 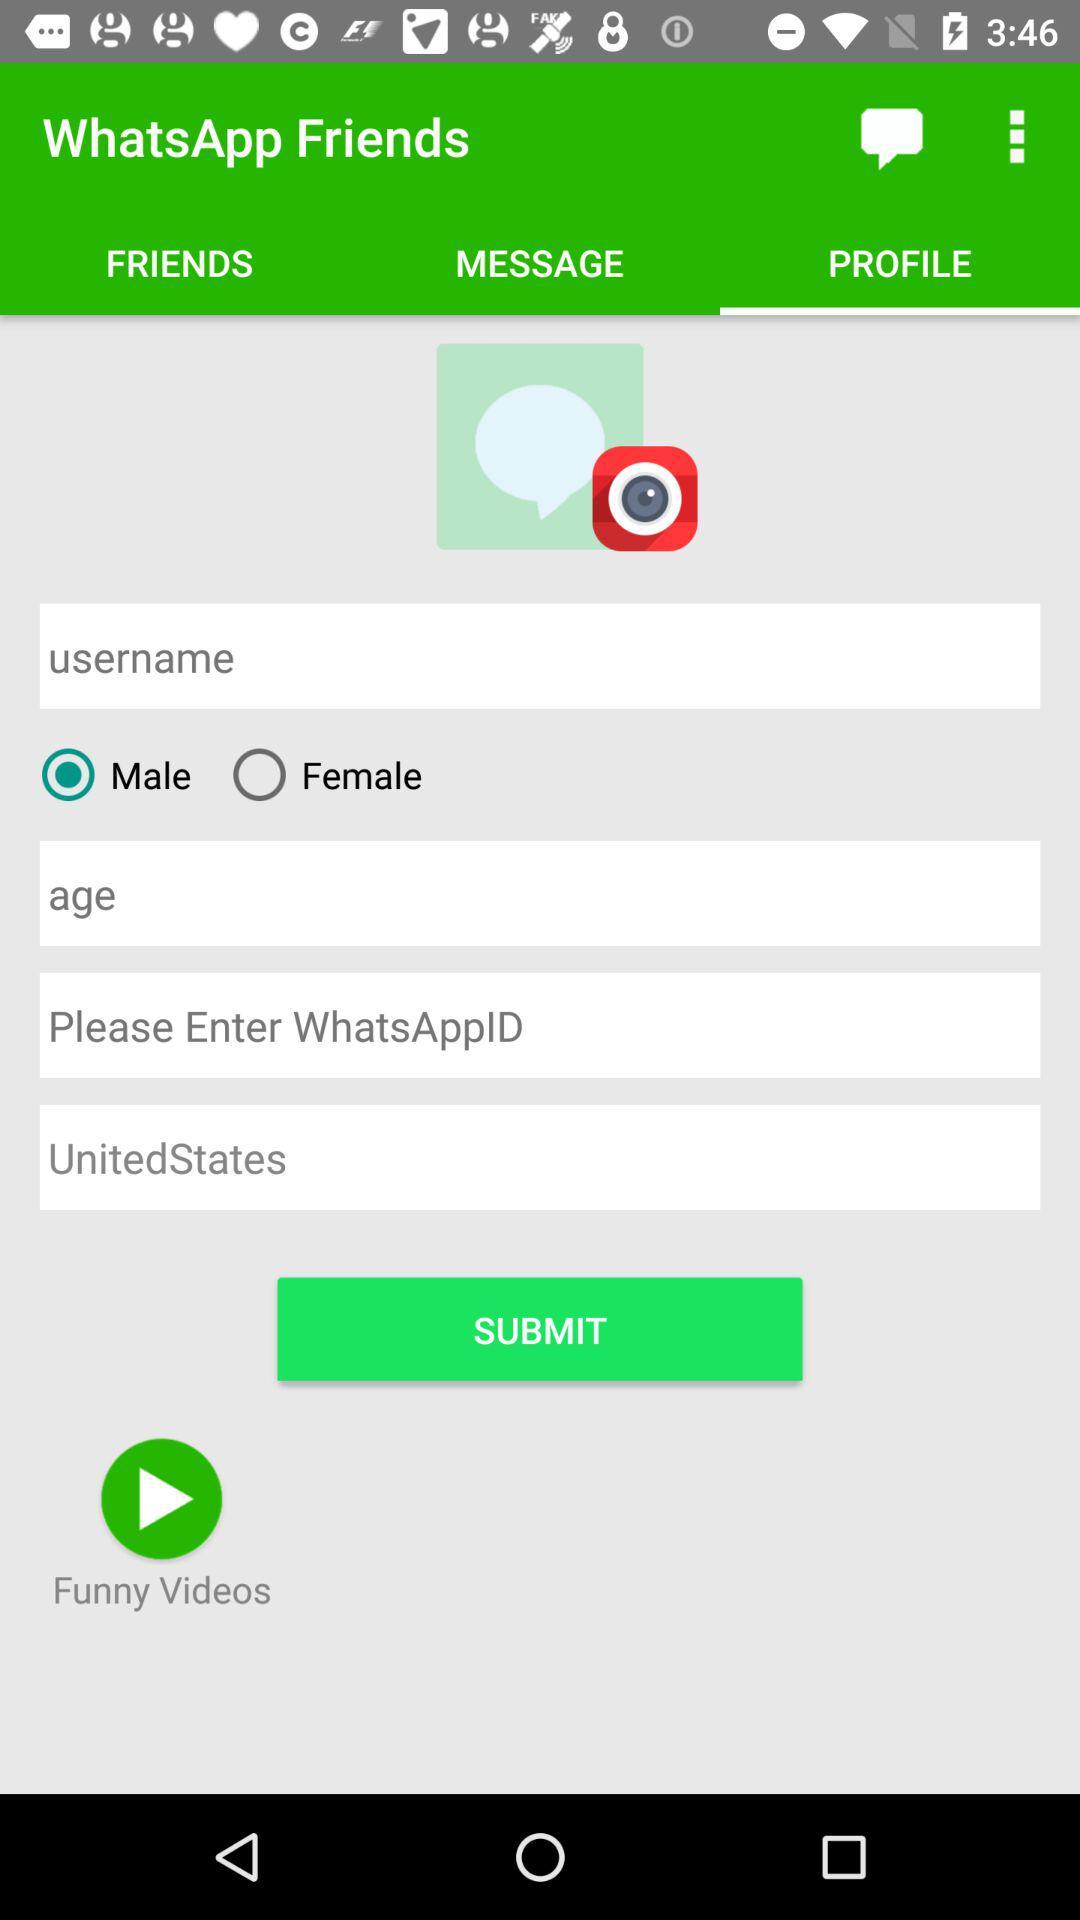 I want to click on more info, so click(x=1017, y=135).